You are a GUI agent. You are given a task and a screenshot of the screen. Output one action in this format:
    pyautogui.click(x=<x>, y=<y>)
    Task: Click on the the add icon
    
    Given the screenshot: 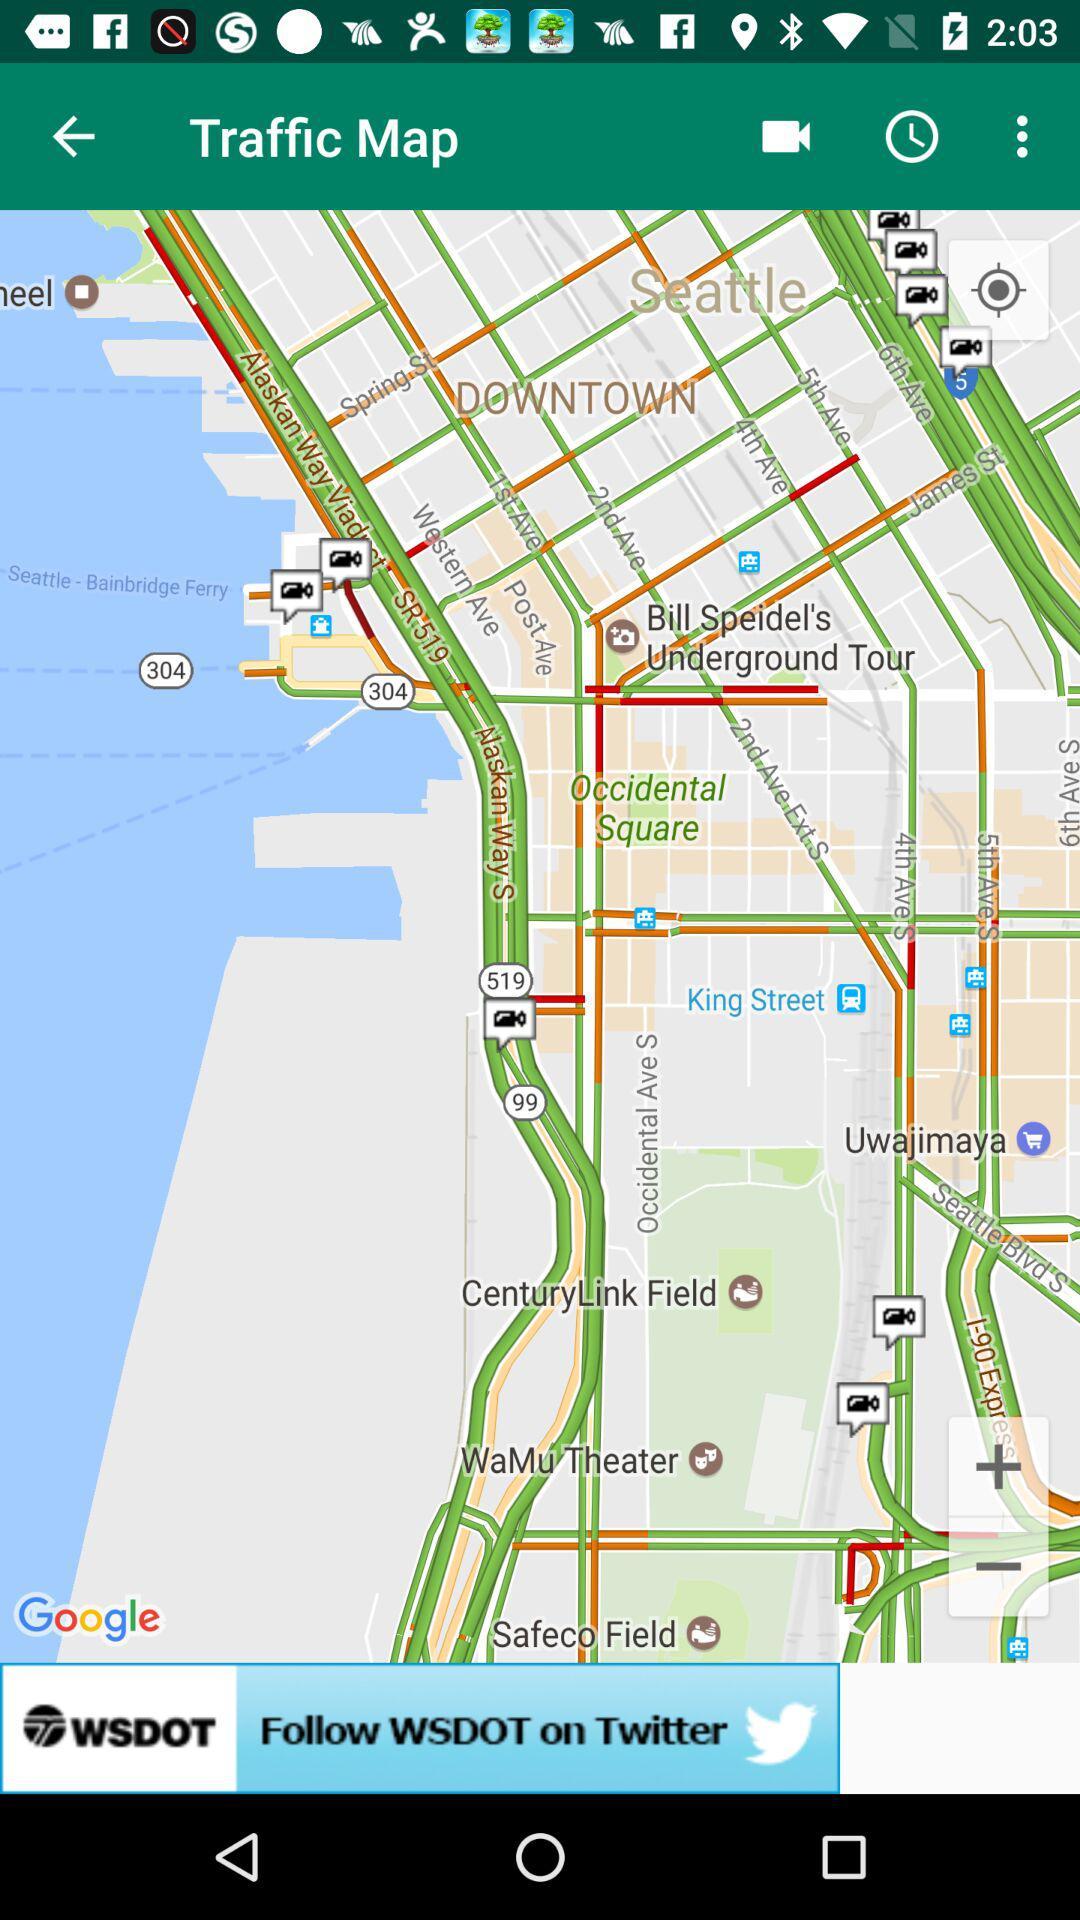 What is the action you would take?
    pyautogui.click(x=998, y=1464)
    